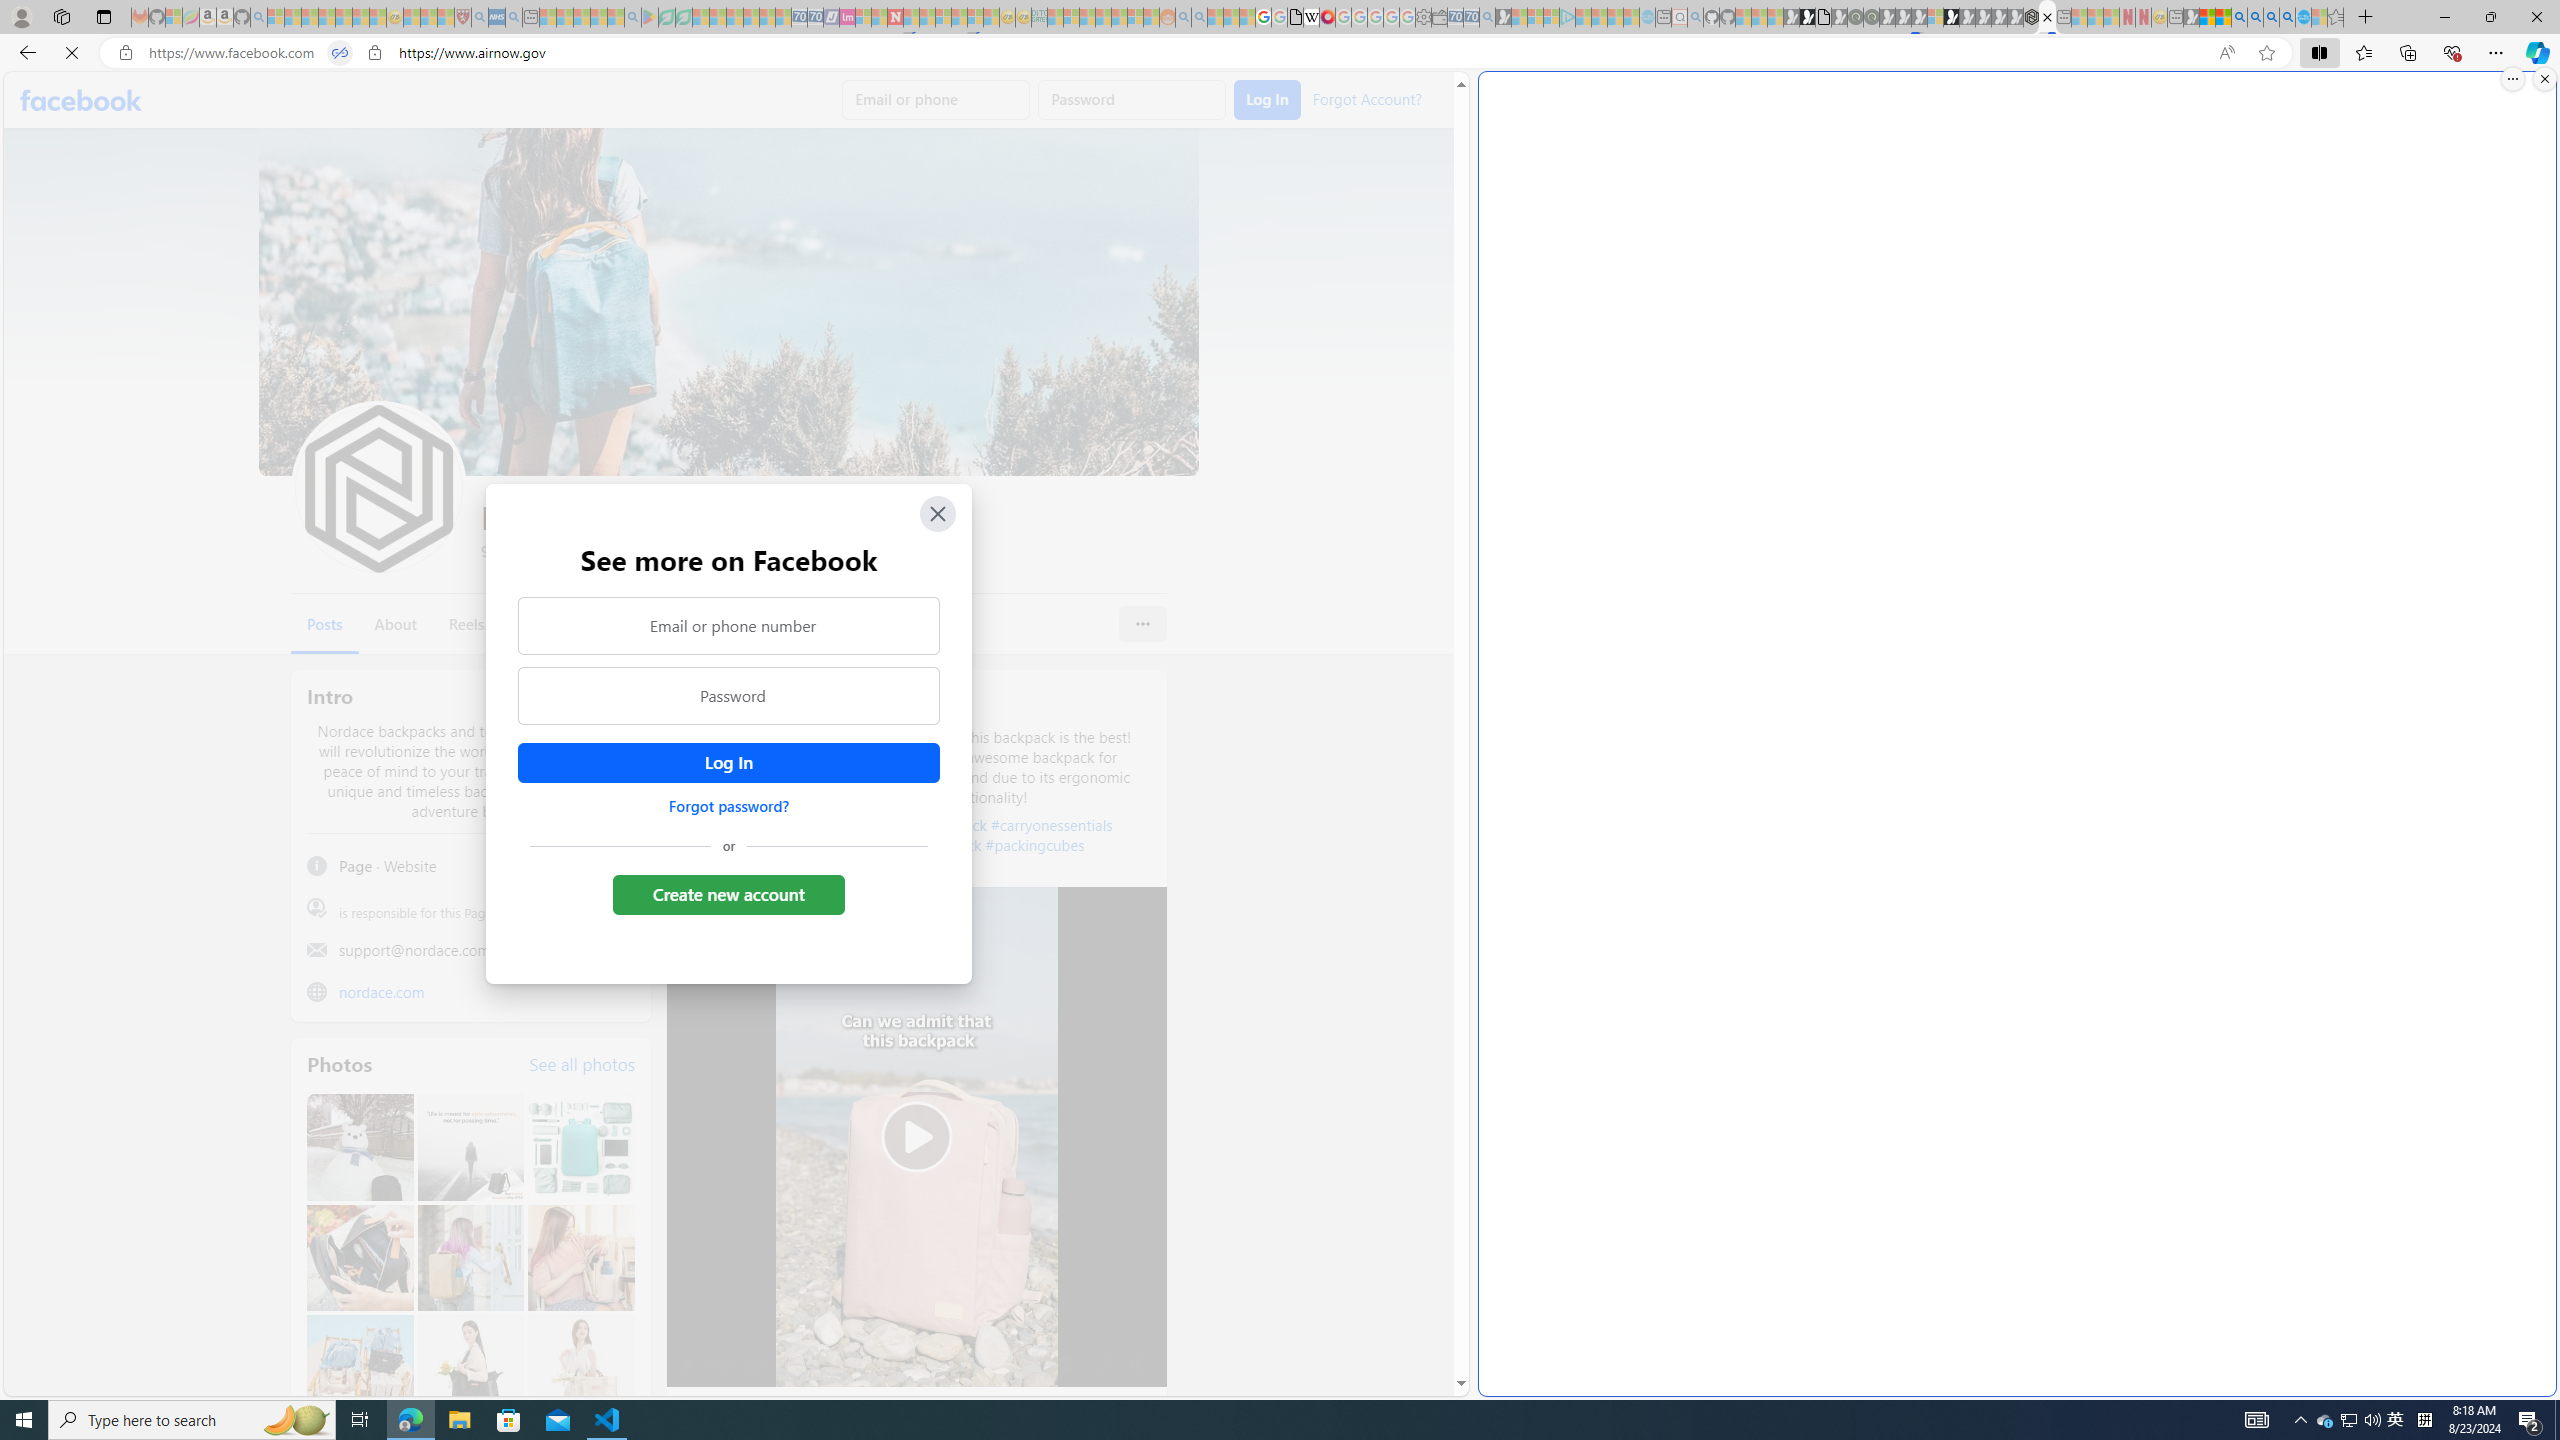  Describe the element at coordinates (81, 99) in the screenshot. I see `'Facebook'` at that location.